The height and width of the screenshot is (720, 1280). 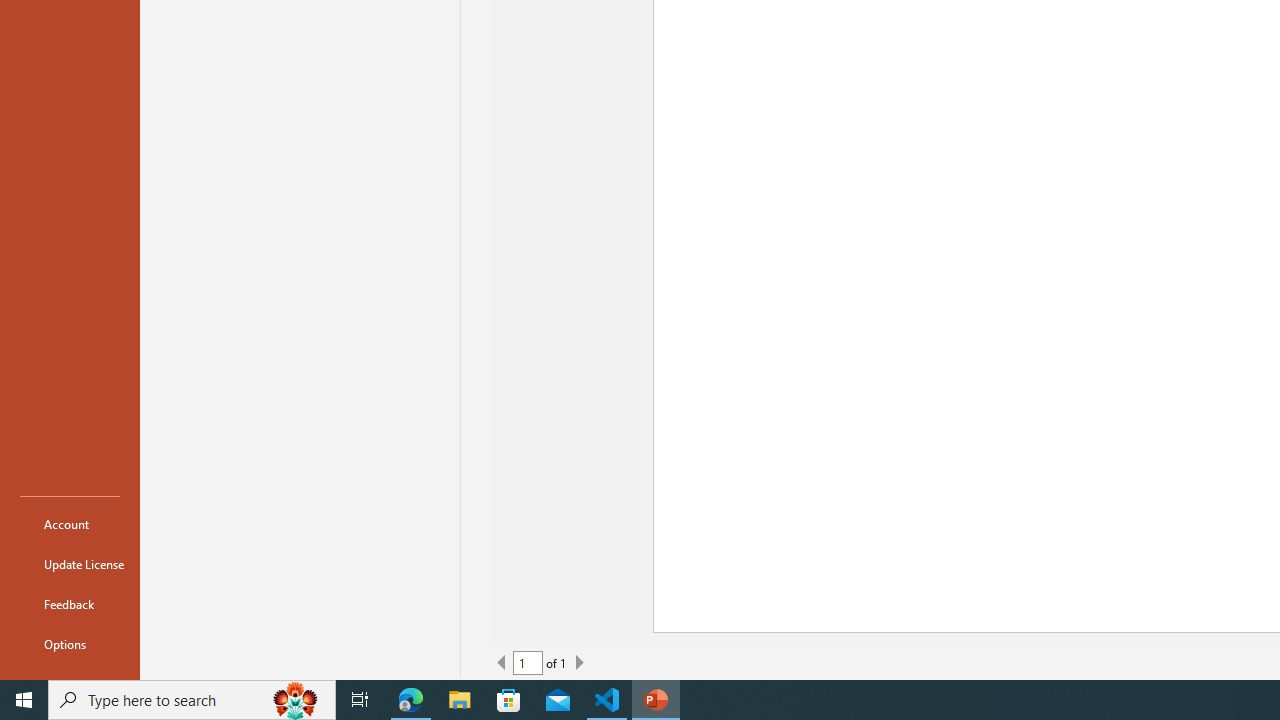 What do you see at coordinates (69, 644) in the screenshot?
I see `'Options'` at bounding box center [69, 644].